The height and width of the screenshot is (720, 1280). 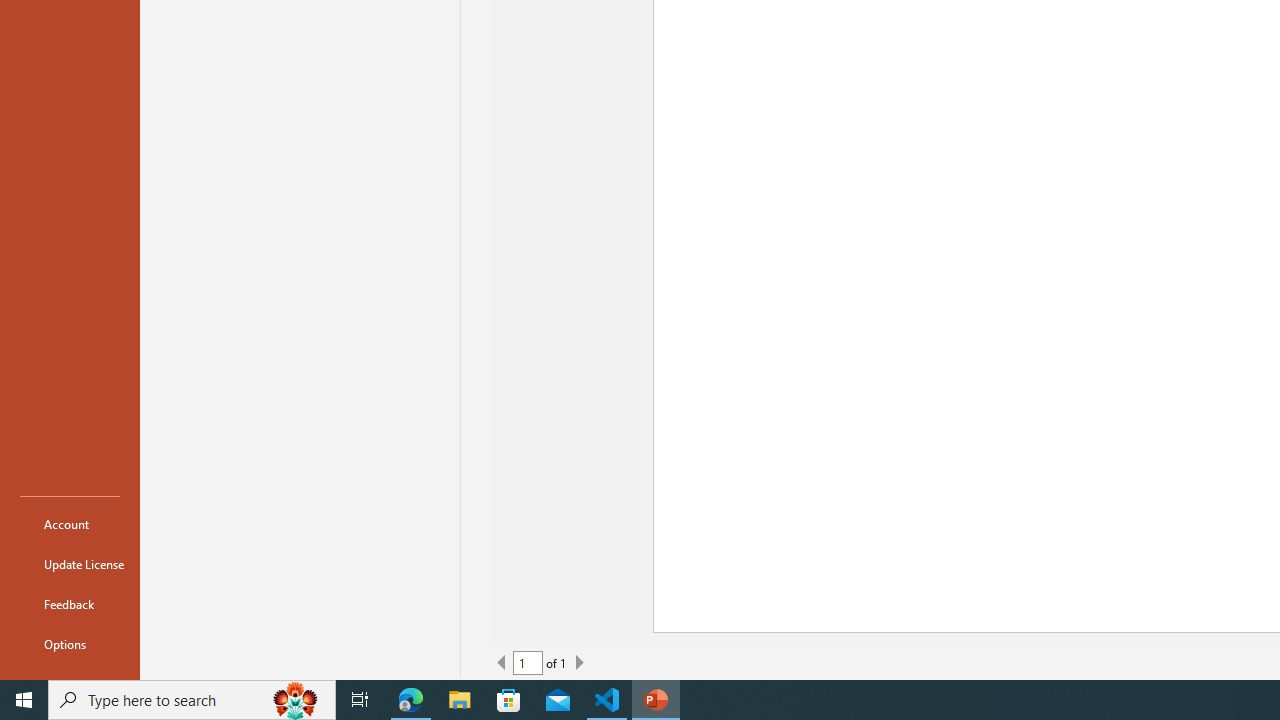 What do you see at coordinates (69, 644) in the screenshot?
I see `'Options'` at bounding box center [69, 644].